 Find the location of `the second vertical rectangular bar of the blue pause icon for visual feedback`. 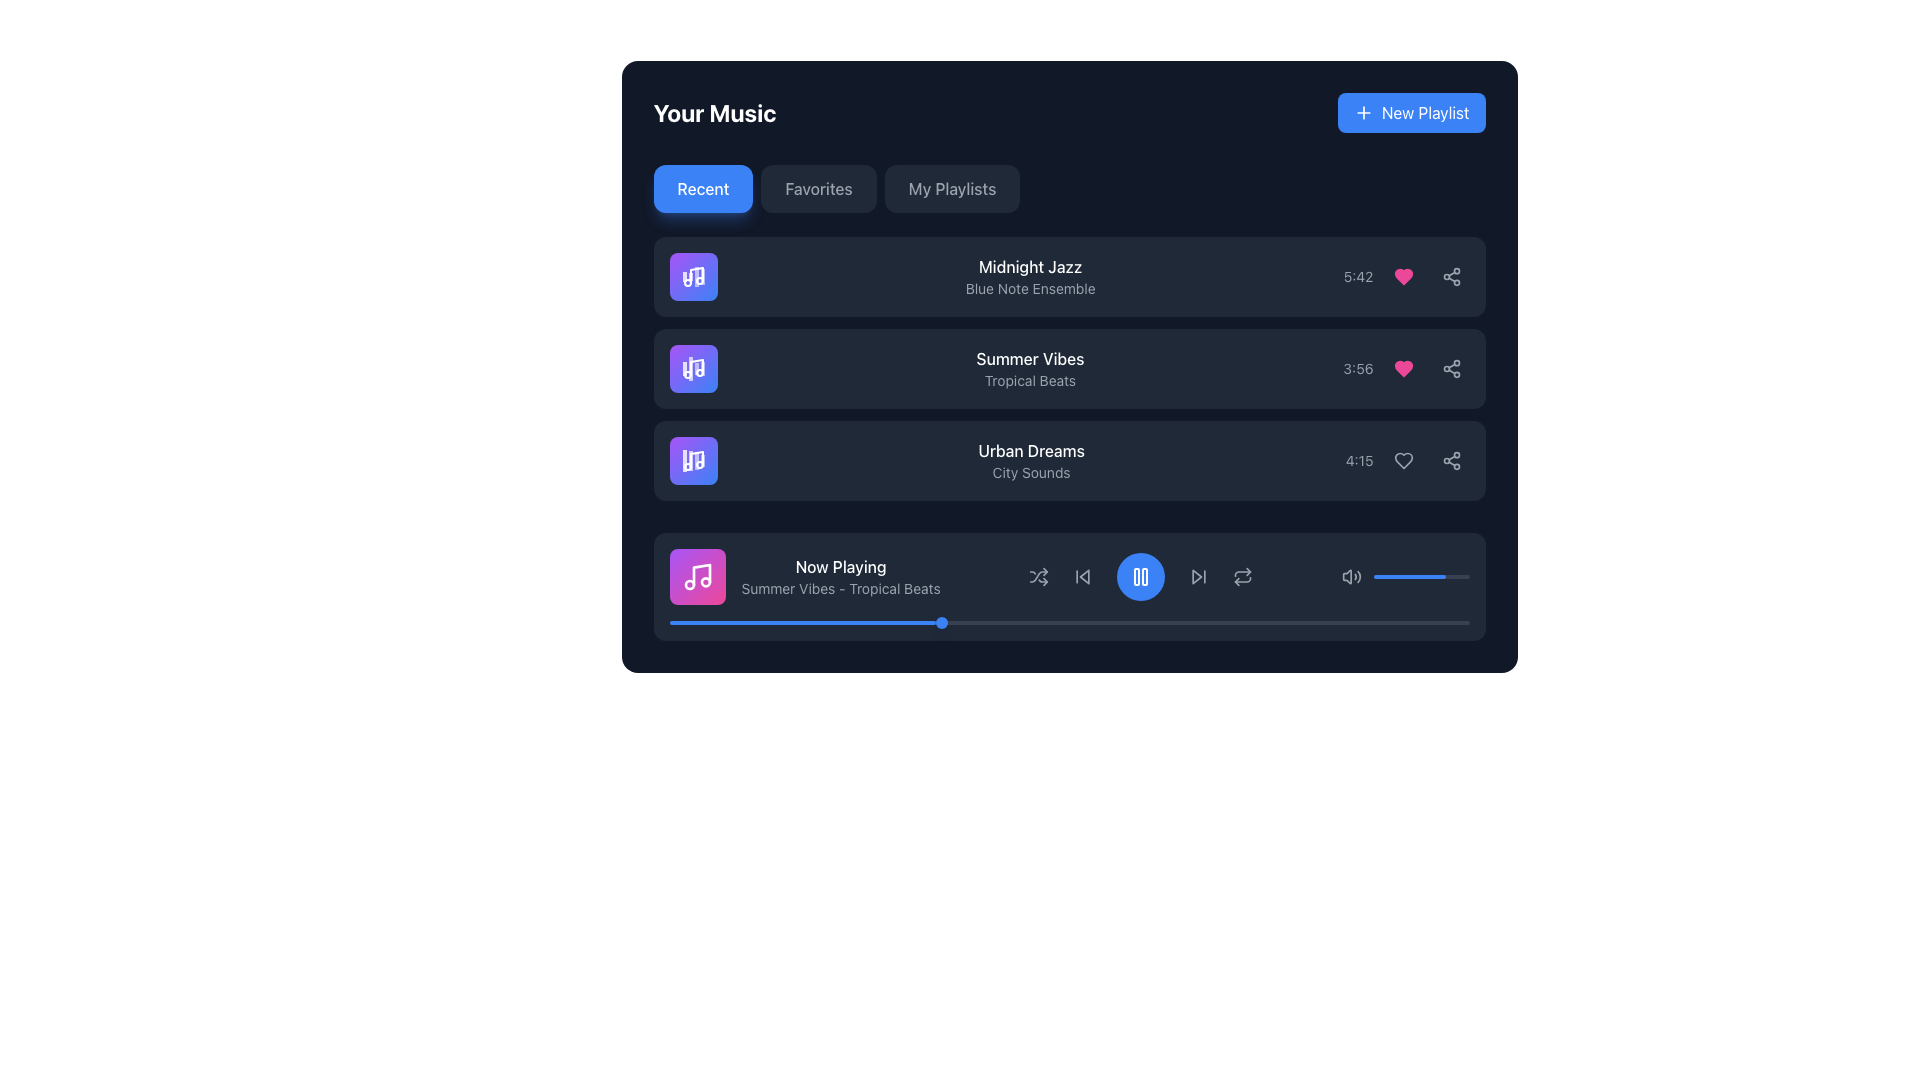

the second vertical rectangular bar of the blue pause icon for visual feedback is located at coordinates (1145, 577).